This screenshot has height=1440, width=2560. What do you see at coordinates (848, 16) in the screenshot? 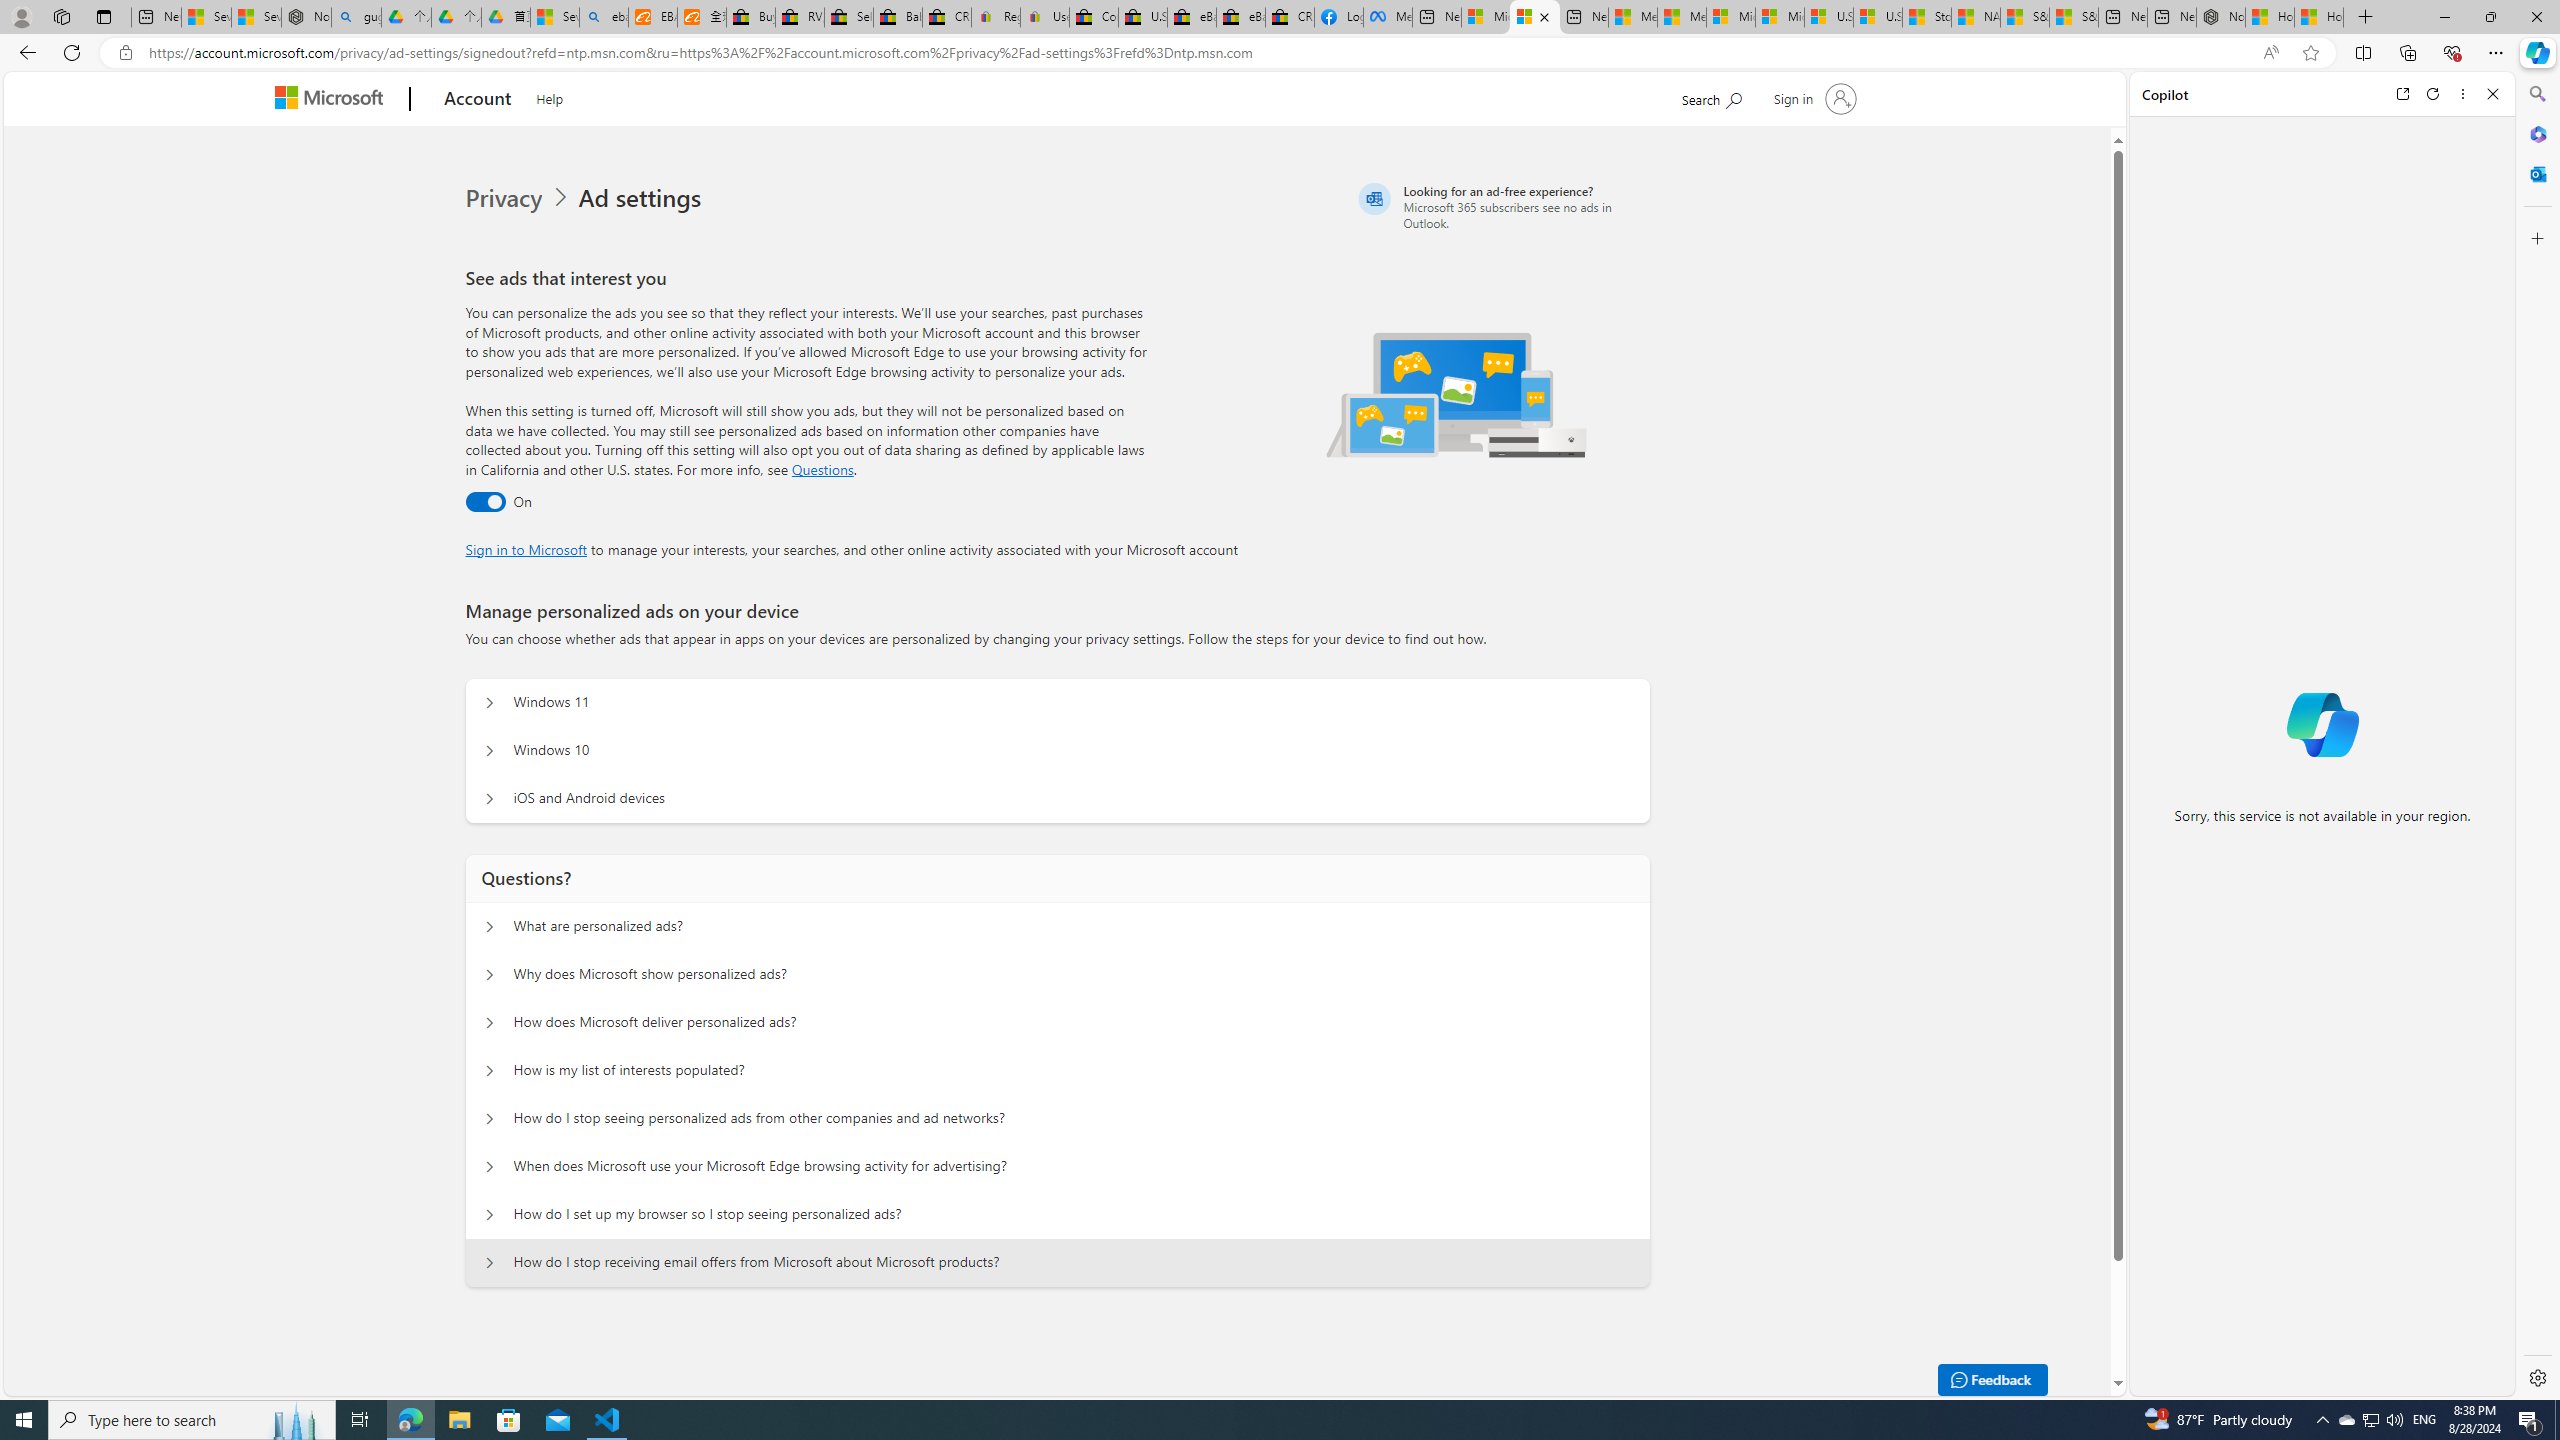
I see `'Sell worldwide with eBay'` at bounding box center [848, 16].